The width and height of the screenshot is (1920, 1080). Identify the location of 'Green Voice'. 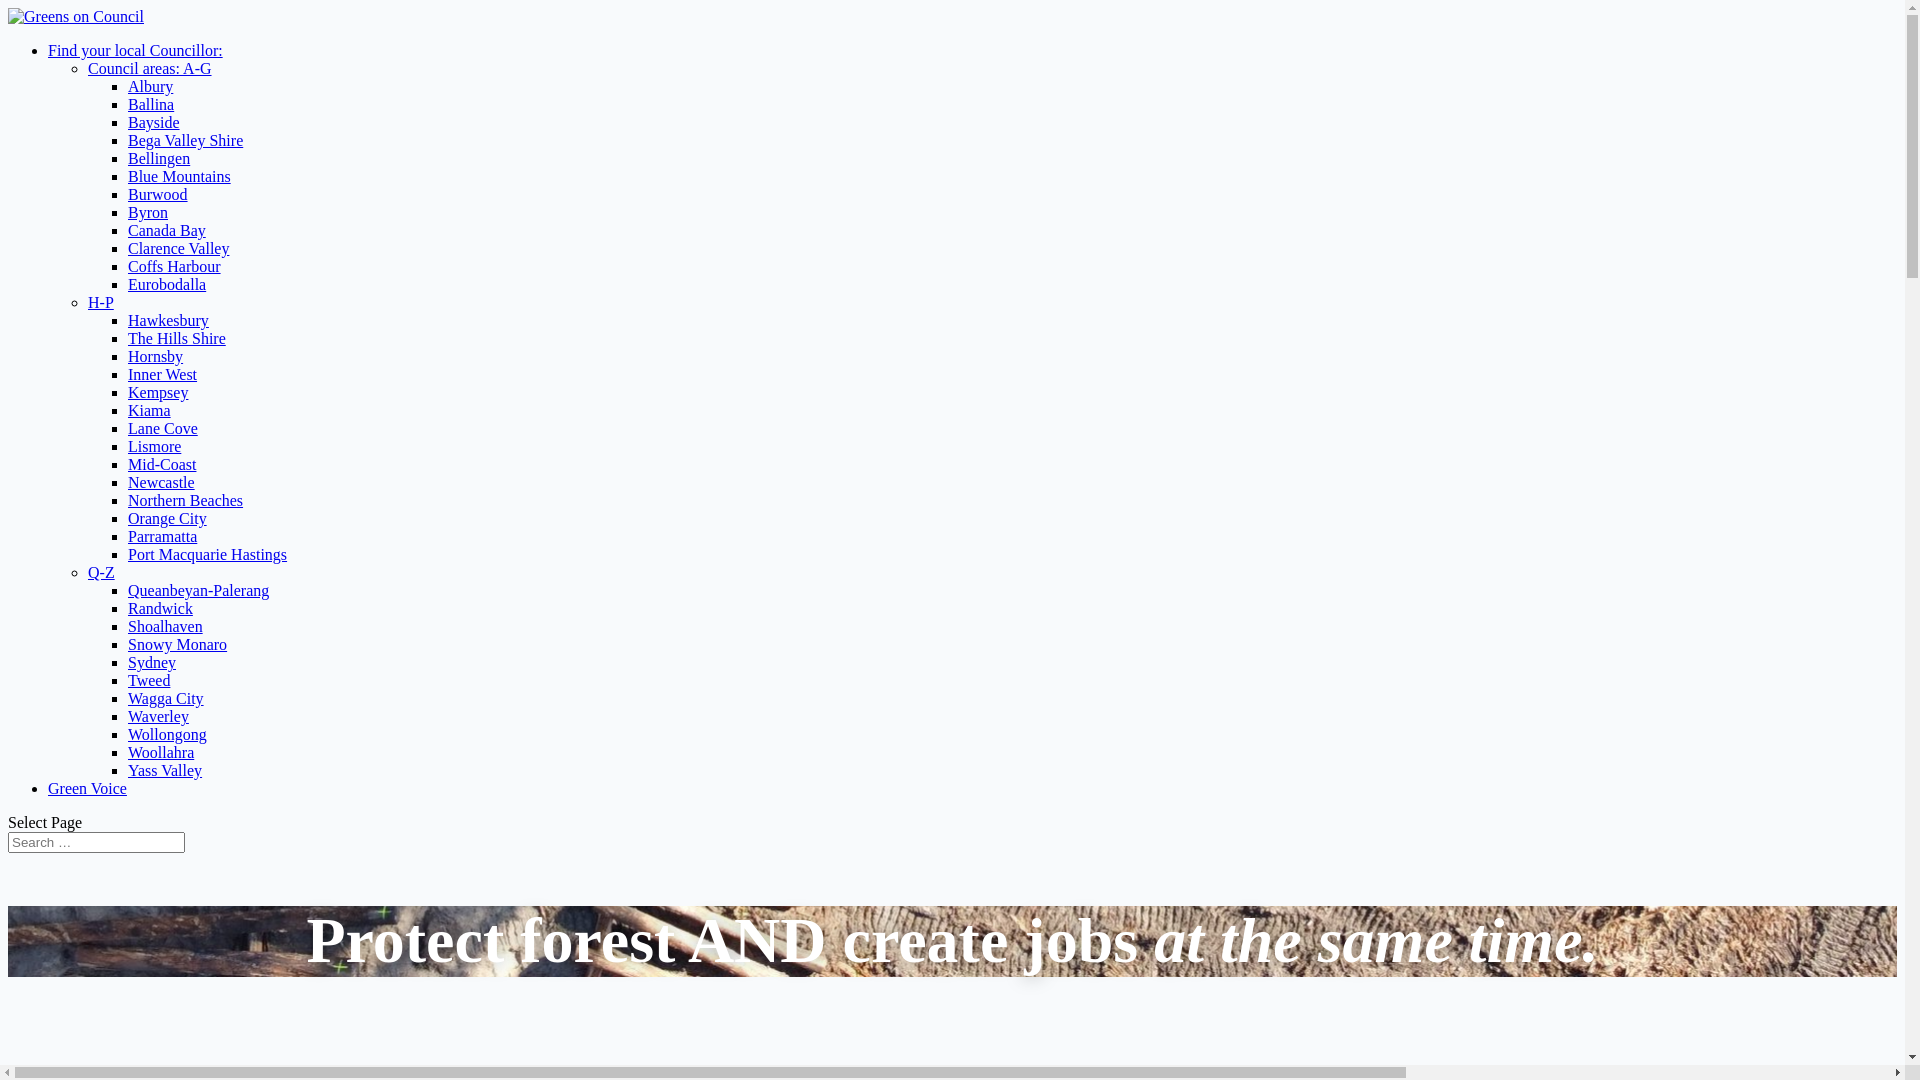
(86, 787).